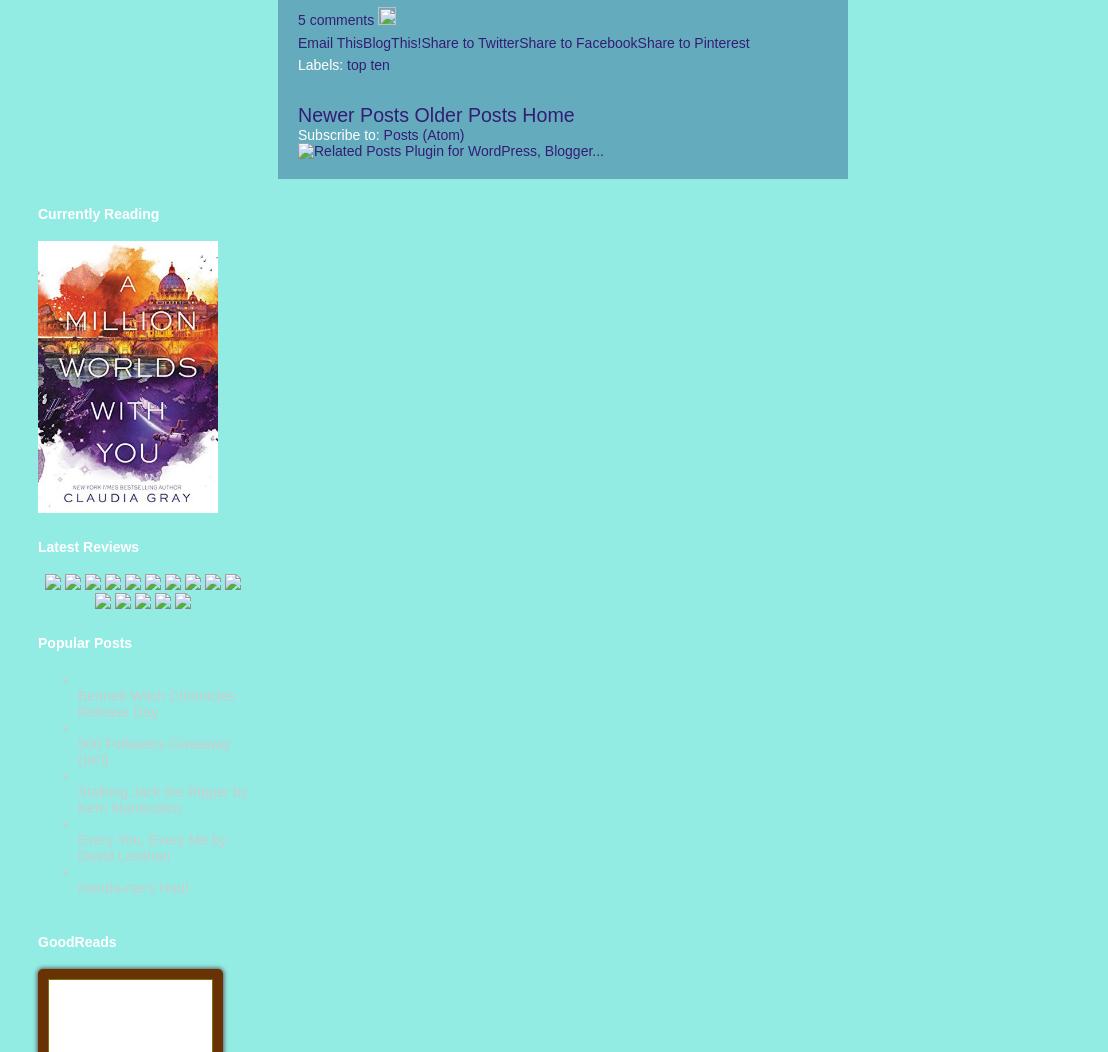  What do you see at coordinates (329, 41) in the screenshot?
I see `'Email This'` at bounding box center [329, 41].